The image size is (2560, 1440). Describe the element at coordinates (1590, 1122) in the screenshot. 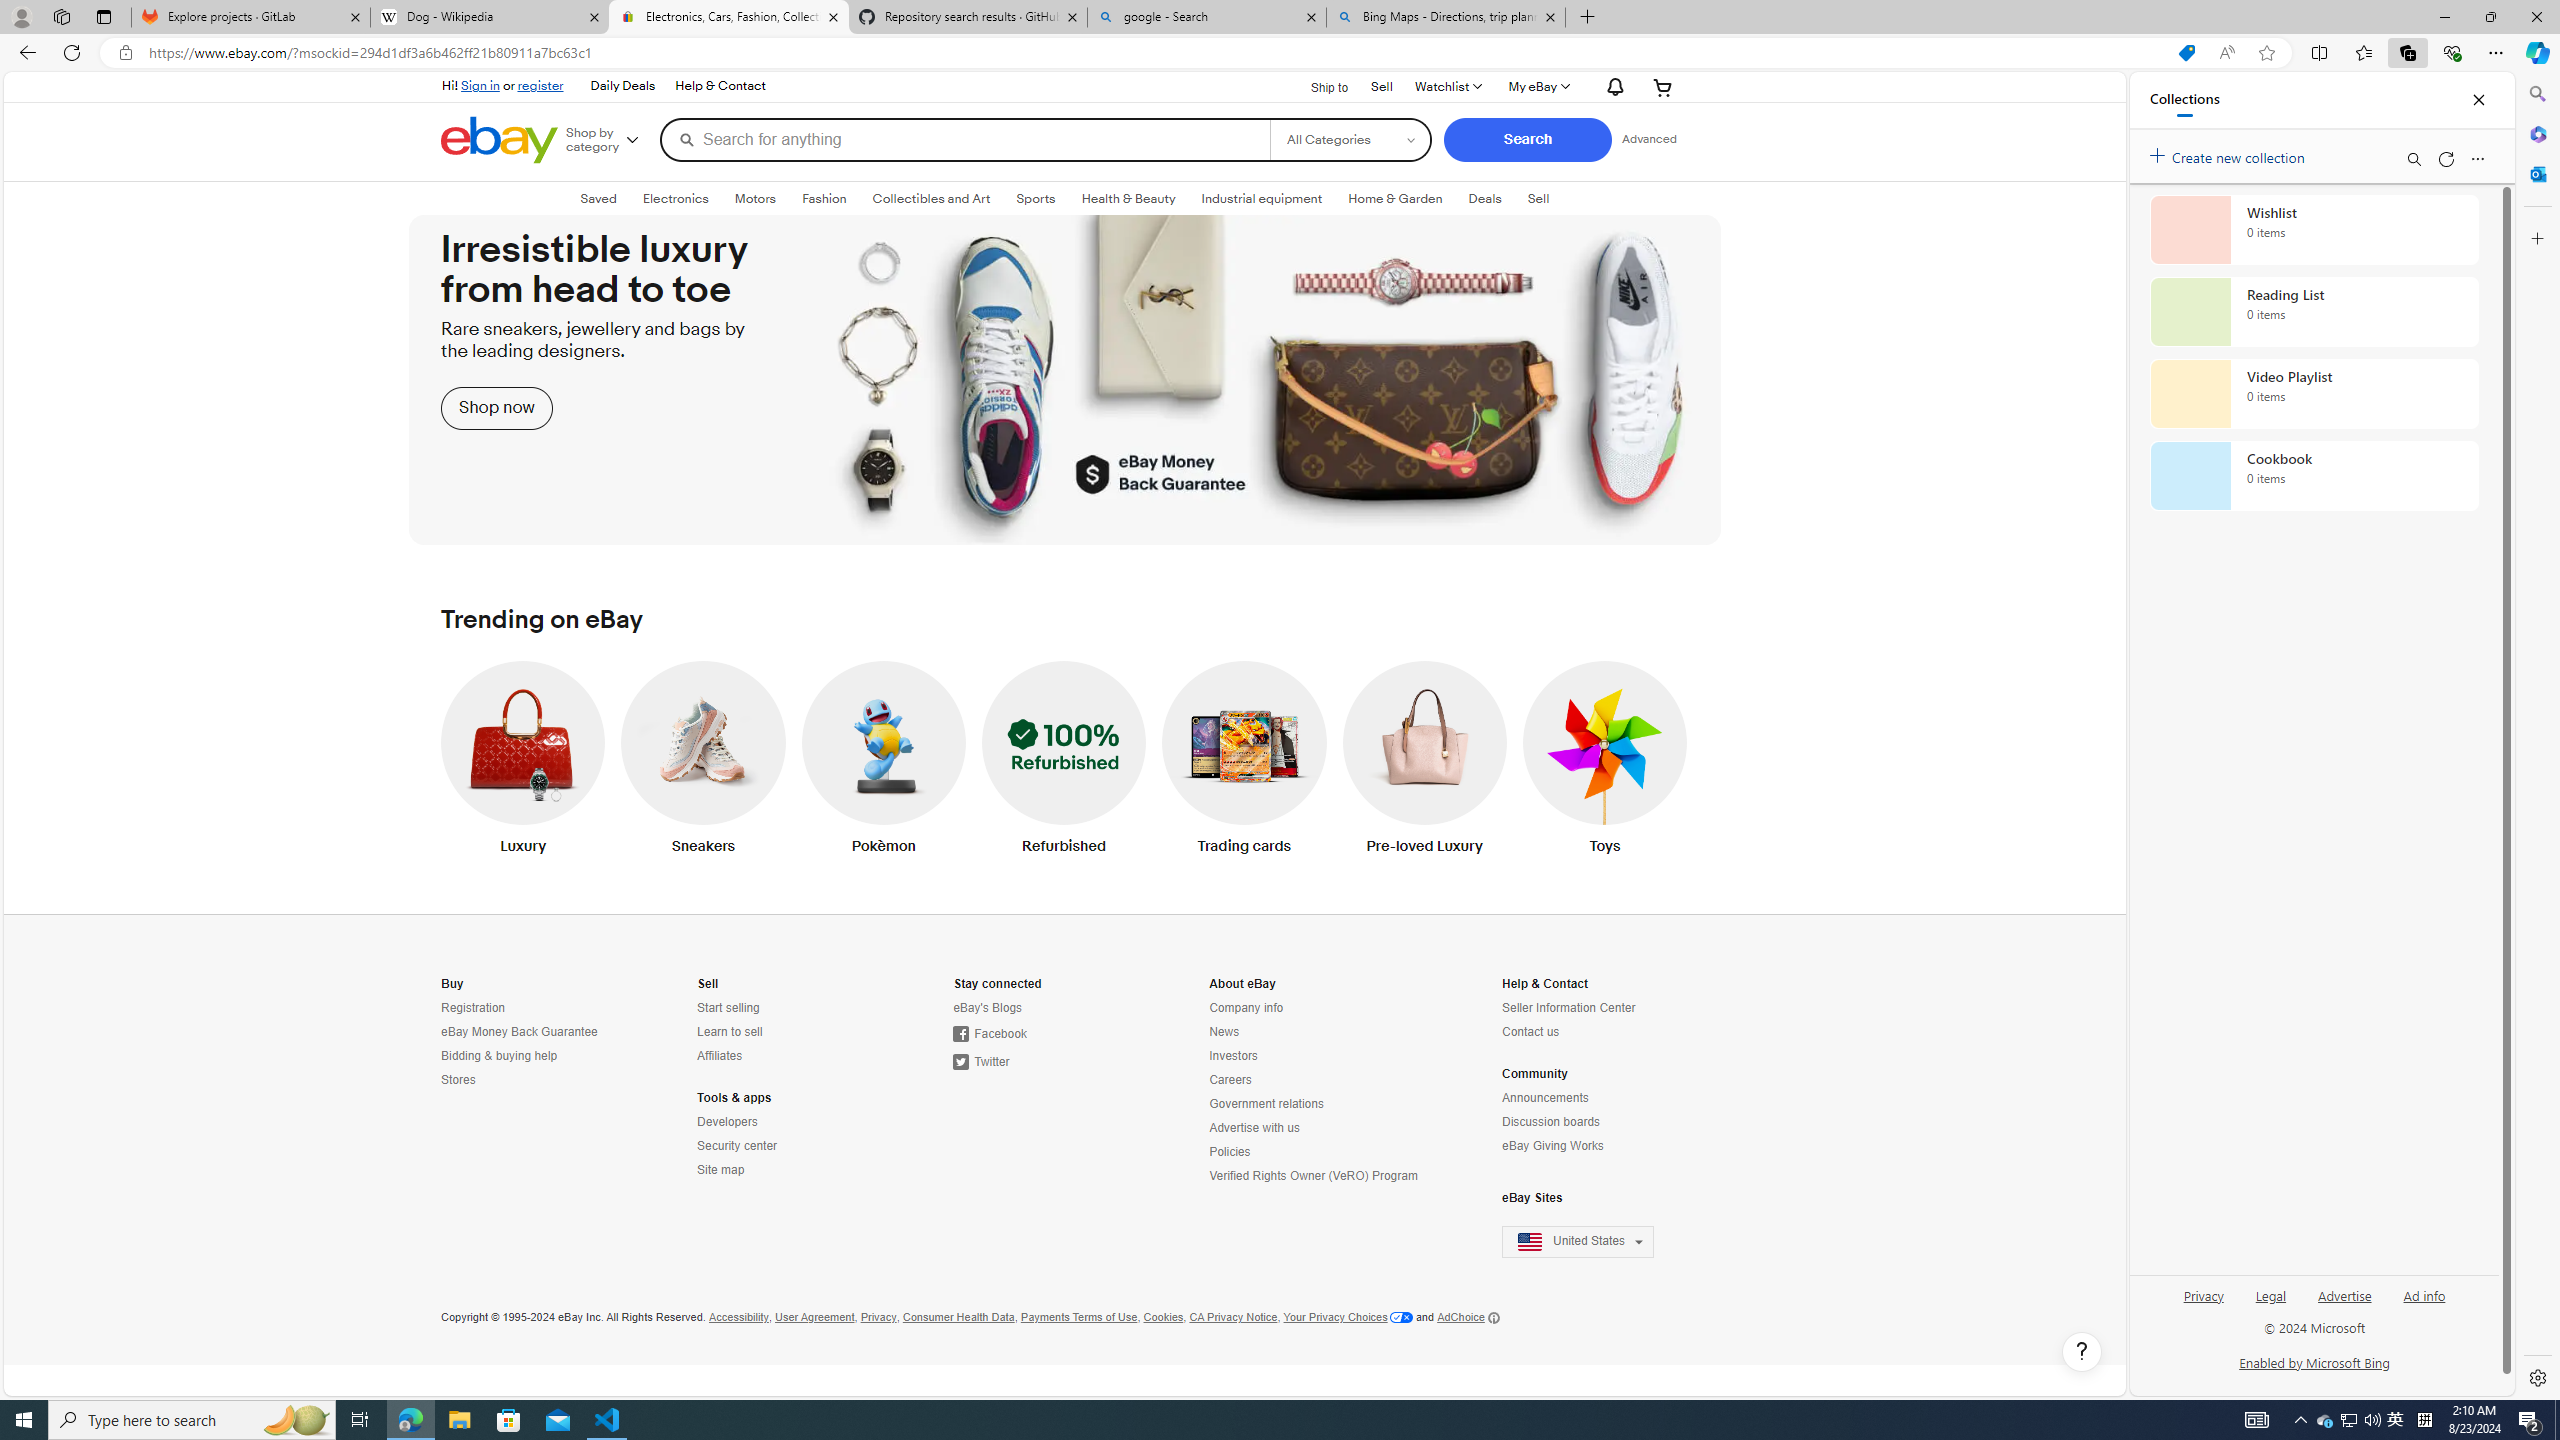

I see `'Discussion boards'` at that location.